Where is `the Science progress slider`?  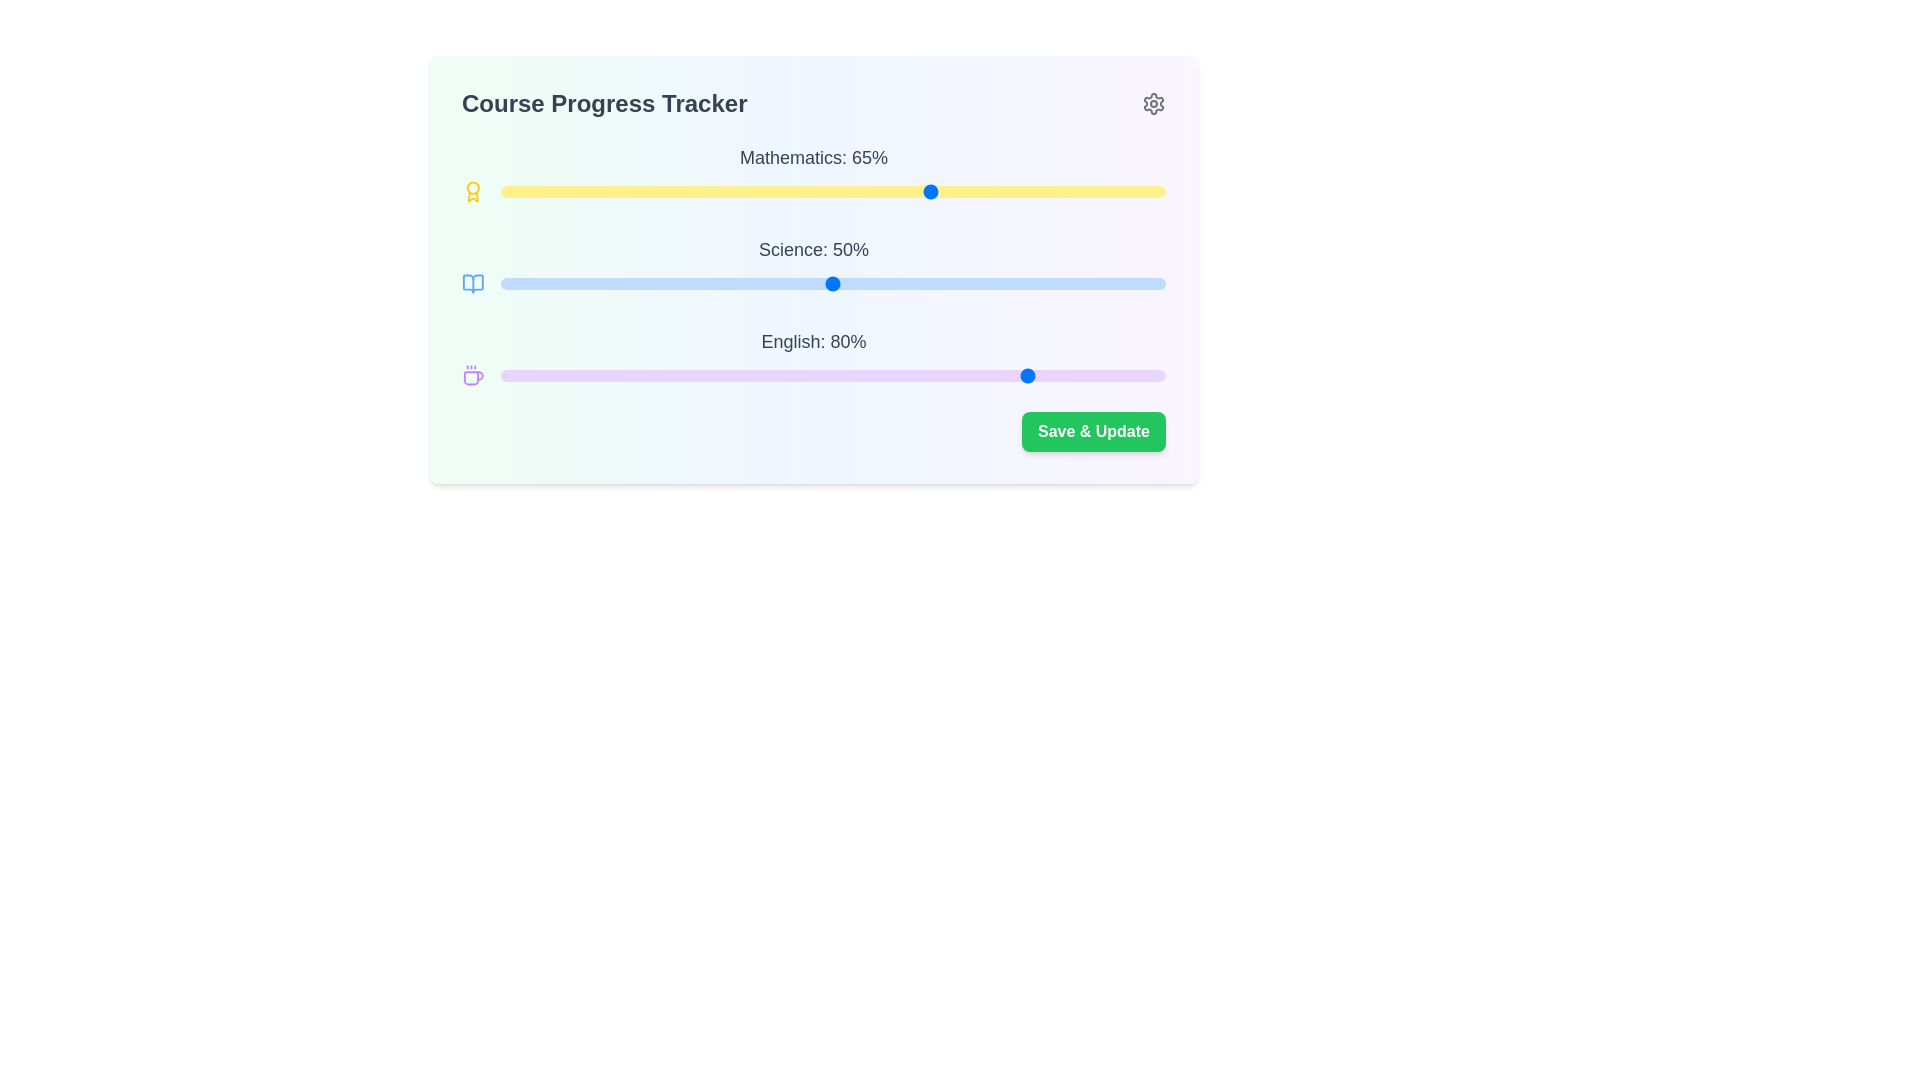 the Science progress slider is located at coordinates (572, 284).